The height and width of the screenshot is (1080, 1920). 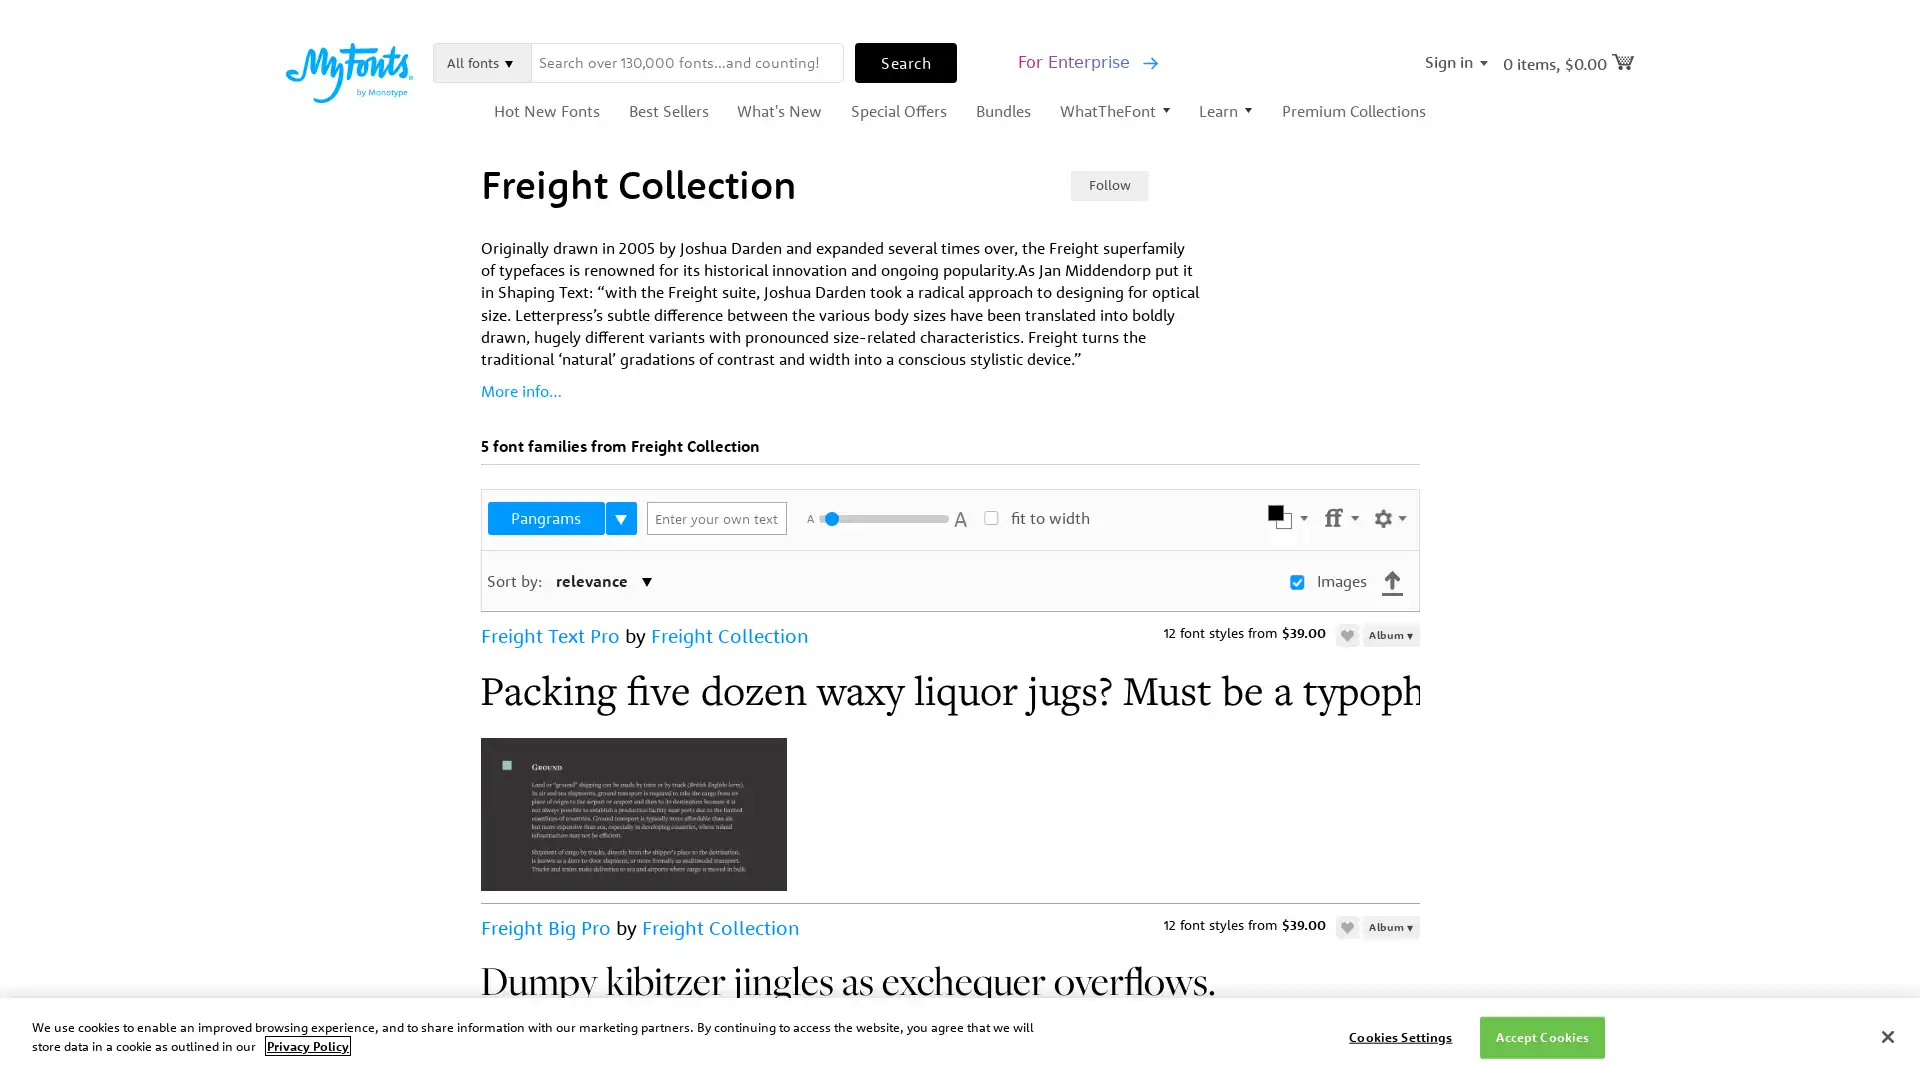 I want to click on Album, so click(x=1390, y=927).